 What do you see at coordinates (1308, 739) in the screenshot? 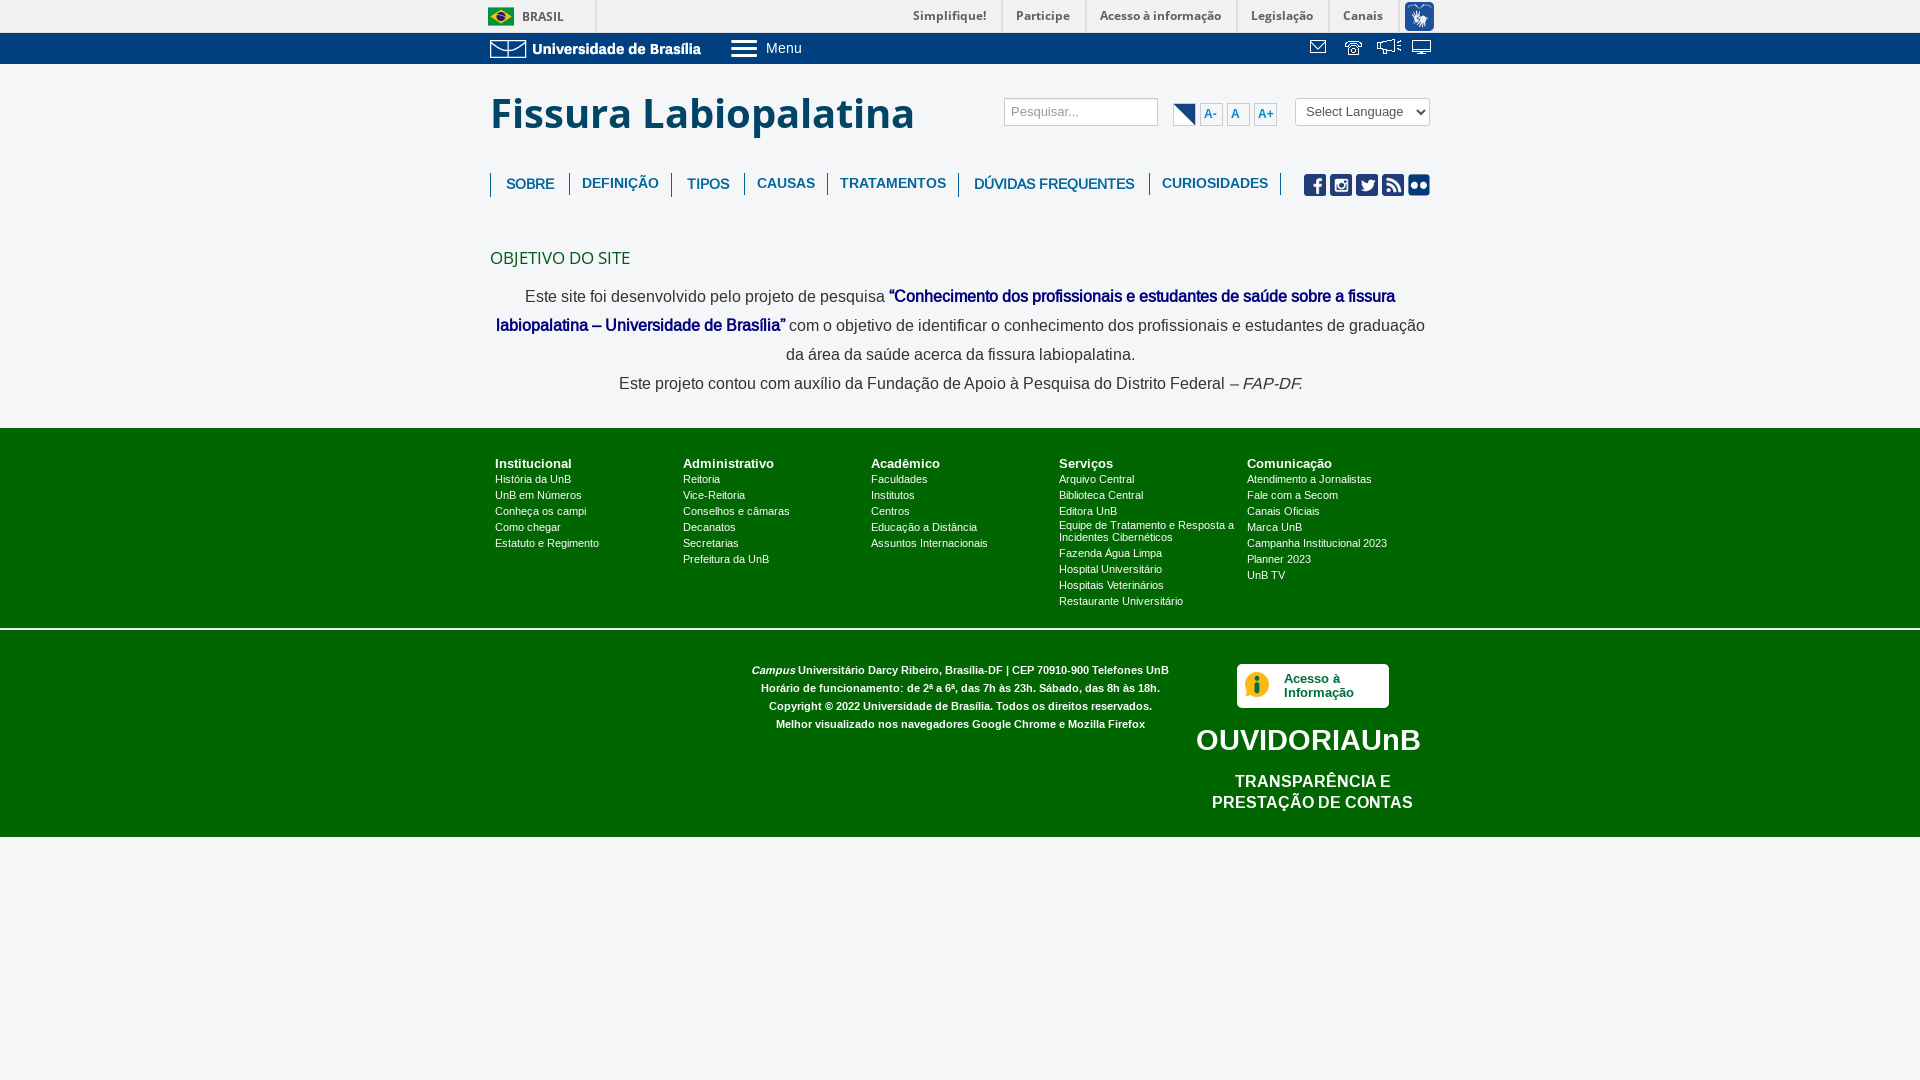
I see `'OUVIDORIAUnB'` at bounding box center [1308, 739].